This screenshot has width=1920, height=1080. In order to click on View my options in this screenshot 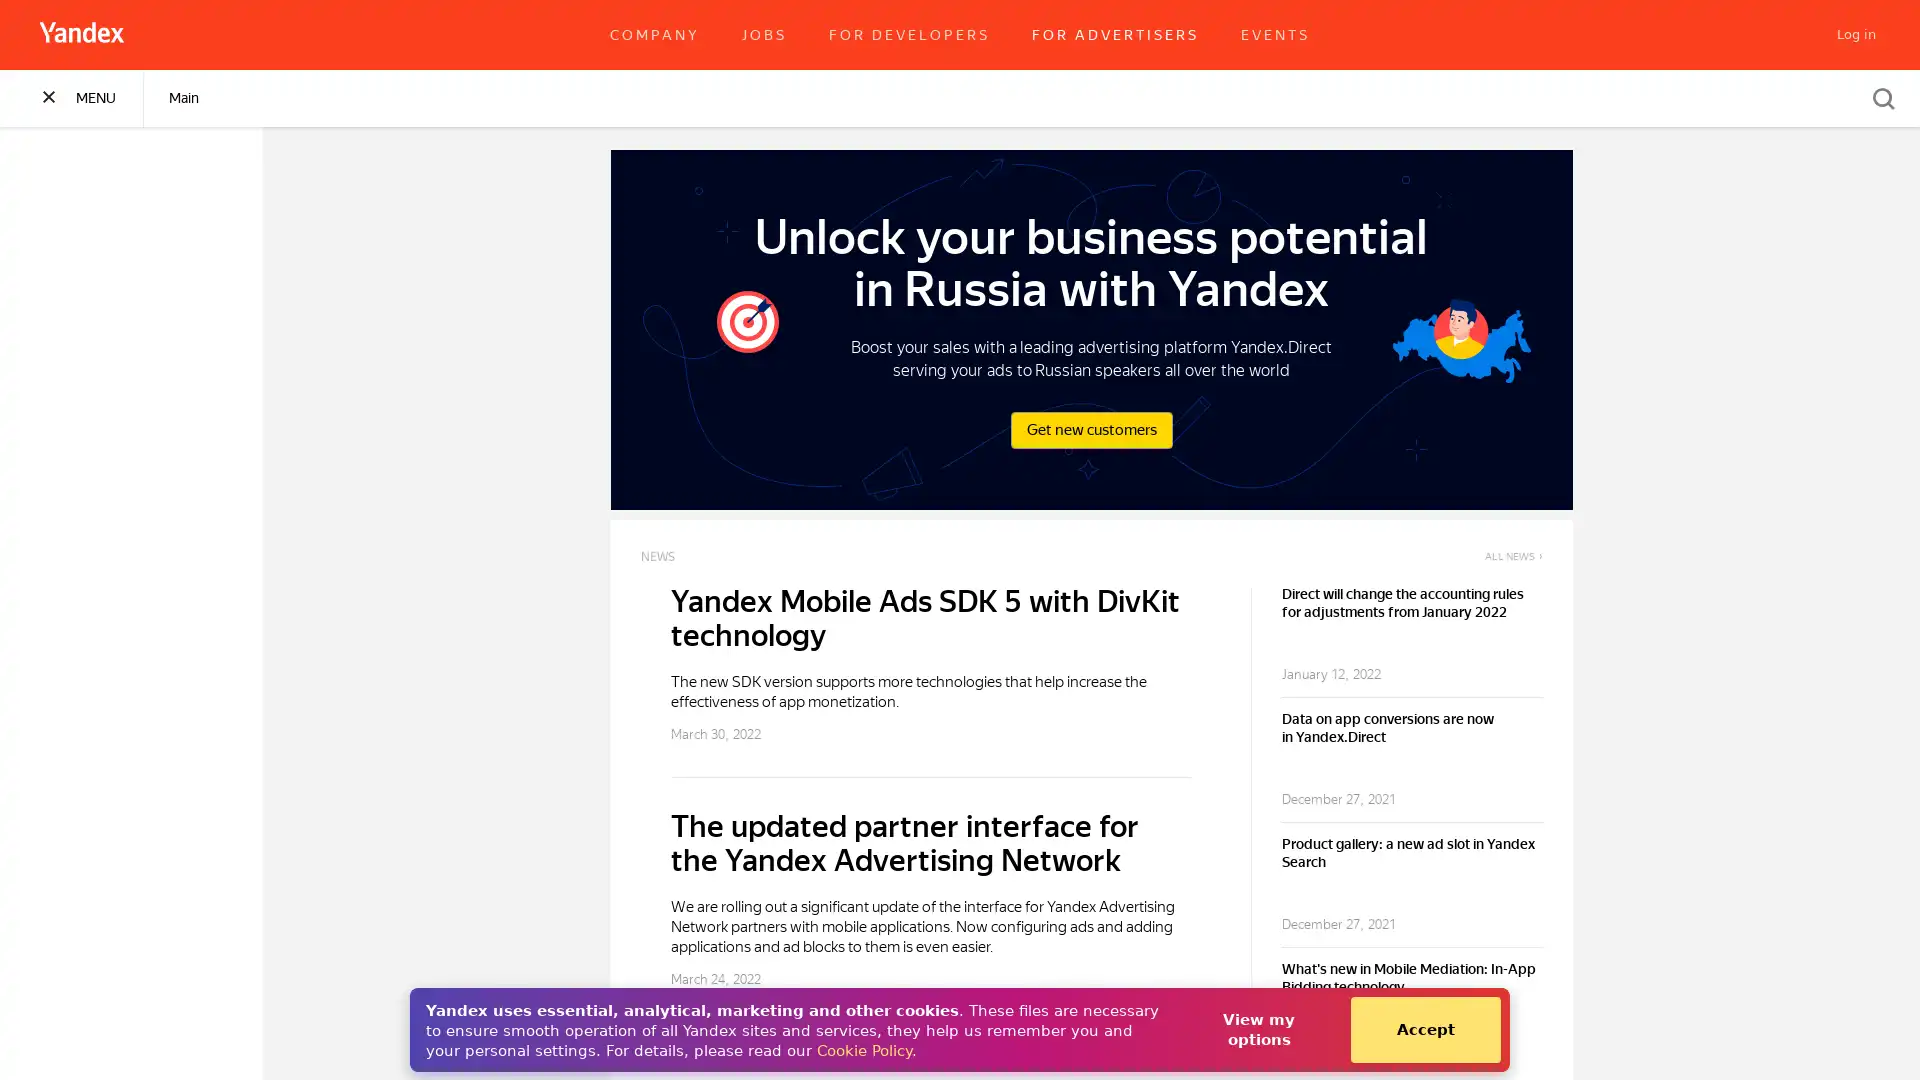, I will do `click(1257, 1029)`.